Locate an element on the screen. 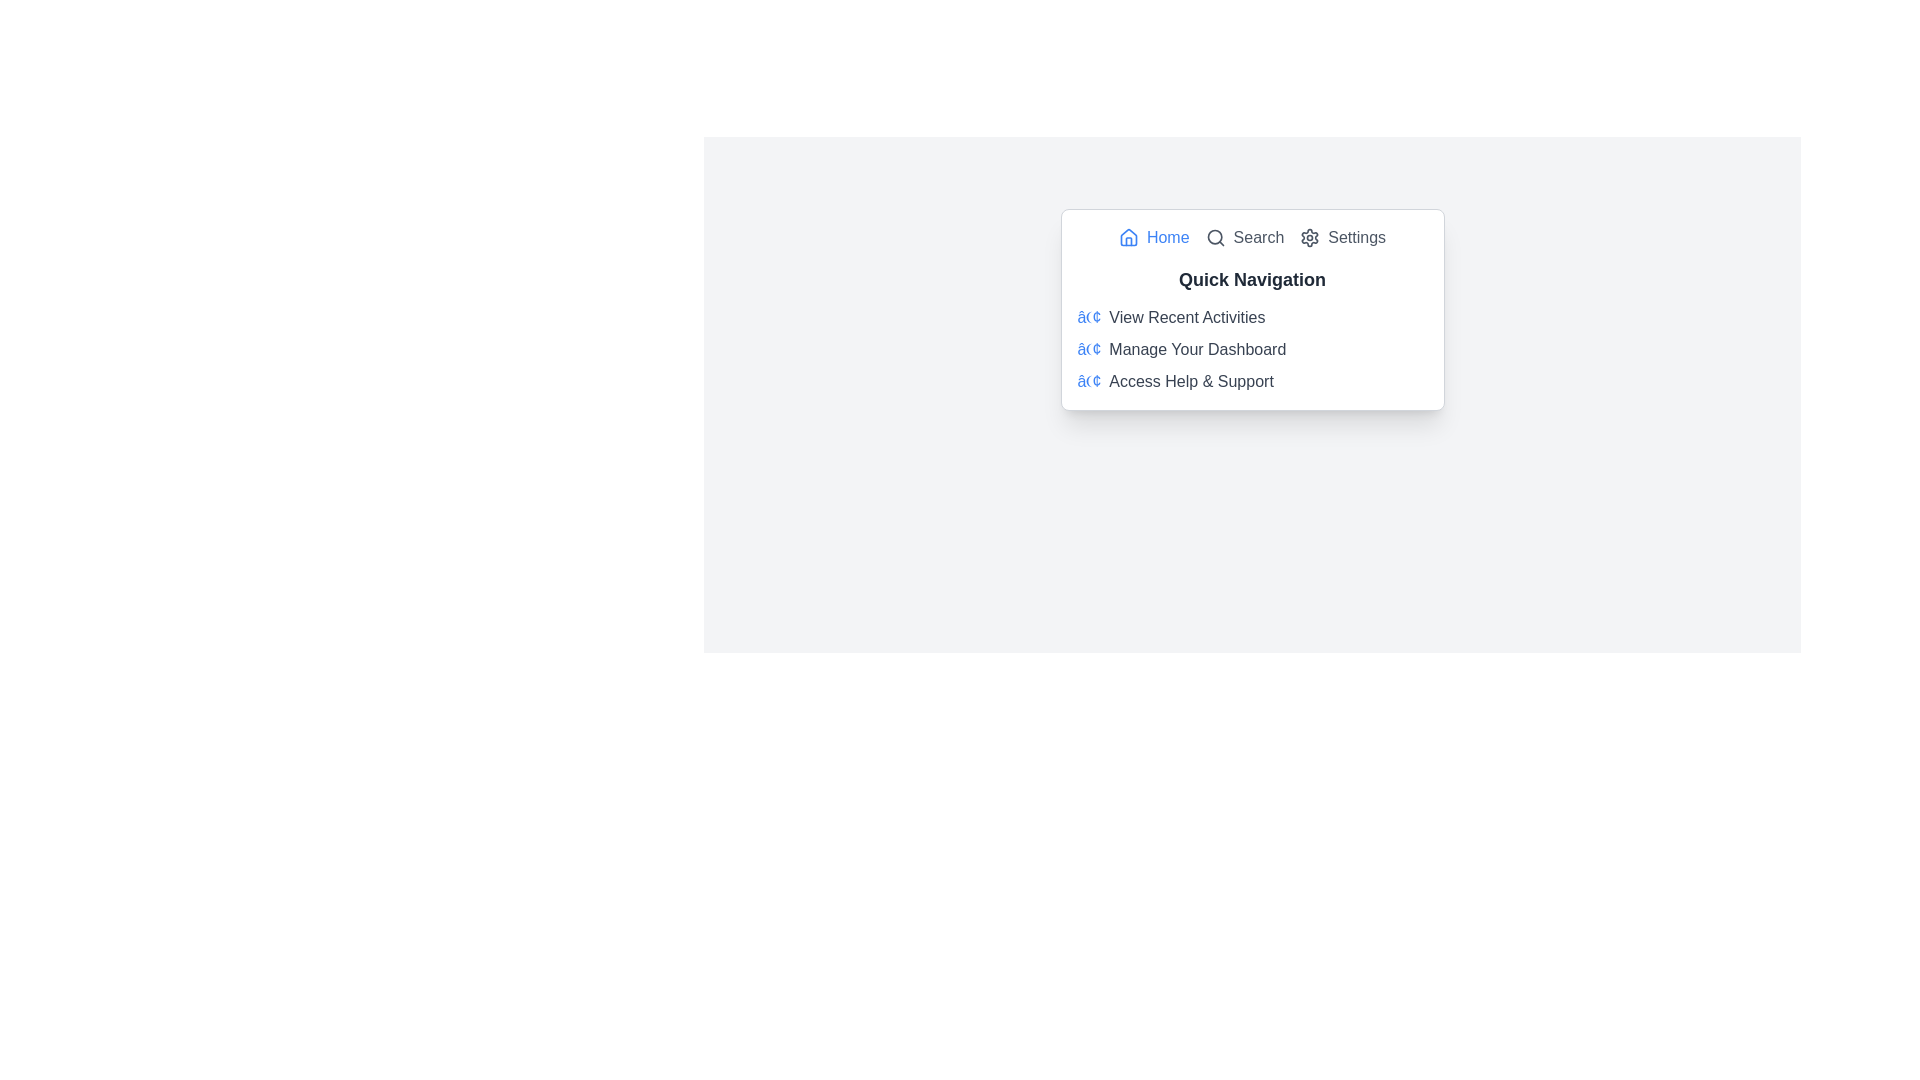 This screenshot has height=1080, width=1920. the navigational button with an icon and text located at the center of the interface is located at coordinates (1243, 237).